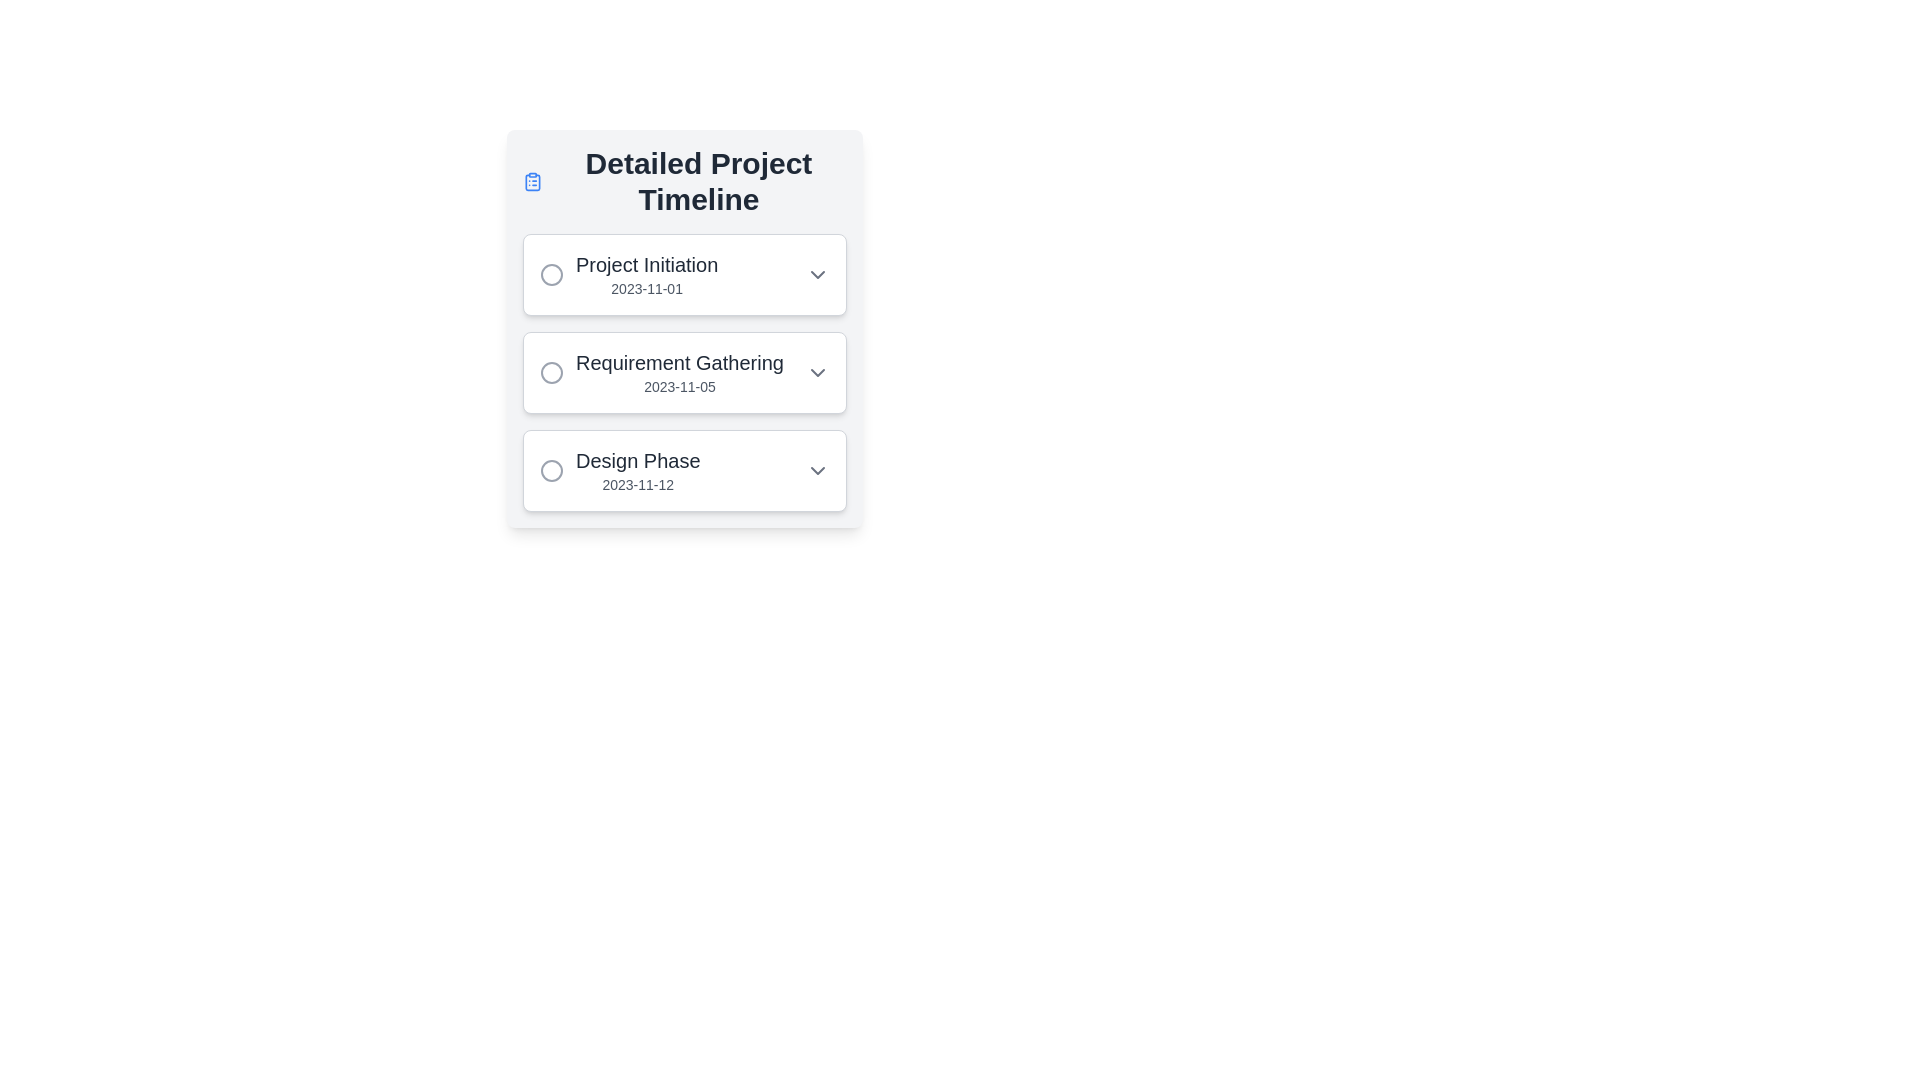 The image size is (1920, 1080). Describe the element at coordinates (532, 181) in the screenshot. I see `the blue clipboard icon located to the left of the text 'Detailed Project Timeline', which has a rectangular body and clear outline` at that location.